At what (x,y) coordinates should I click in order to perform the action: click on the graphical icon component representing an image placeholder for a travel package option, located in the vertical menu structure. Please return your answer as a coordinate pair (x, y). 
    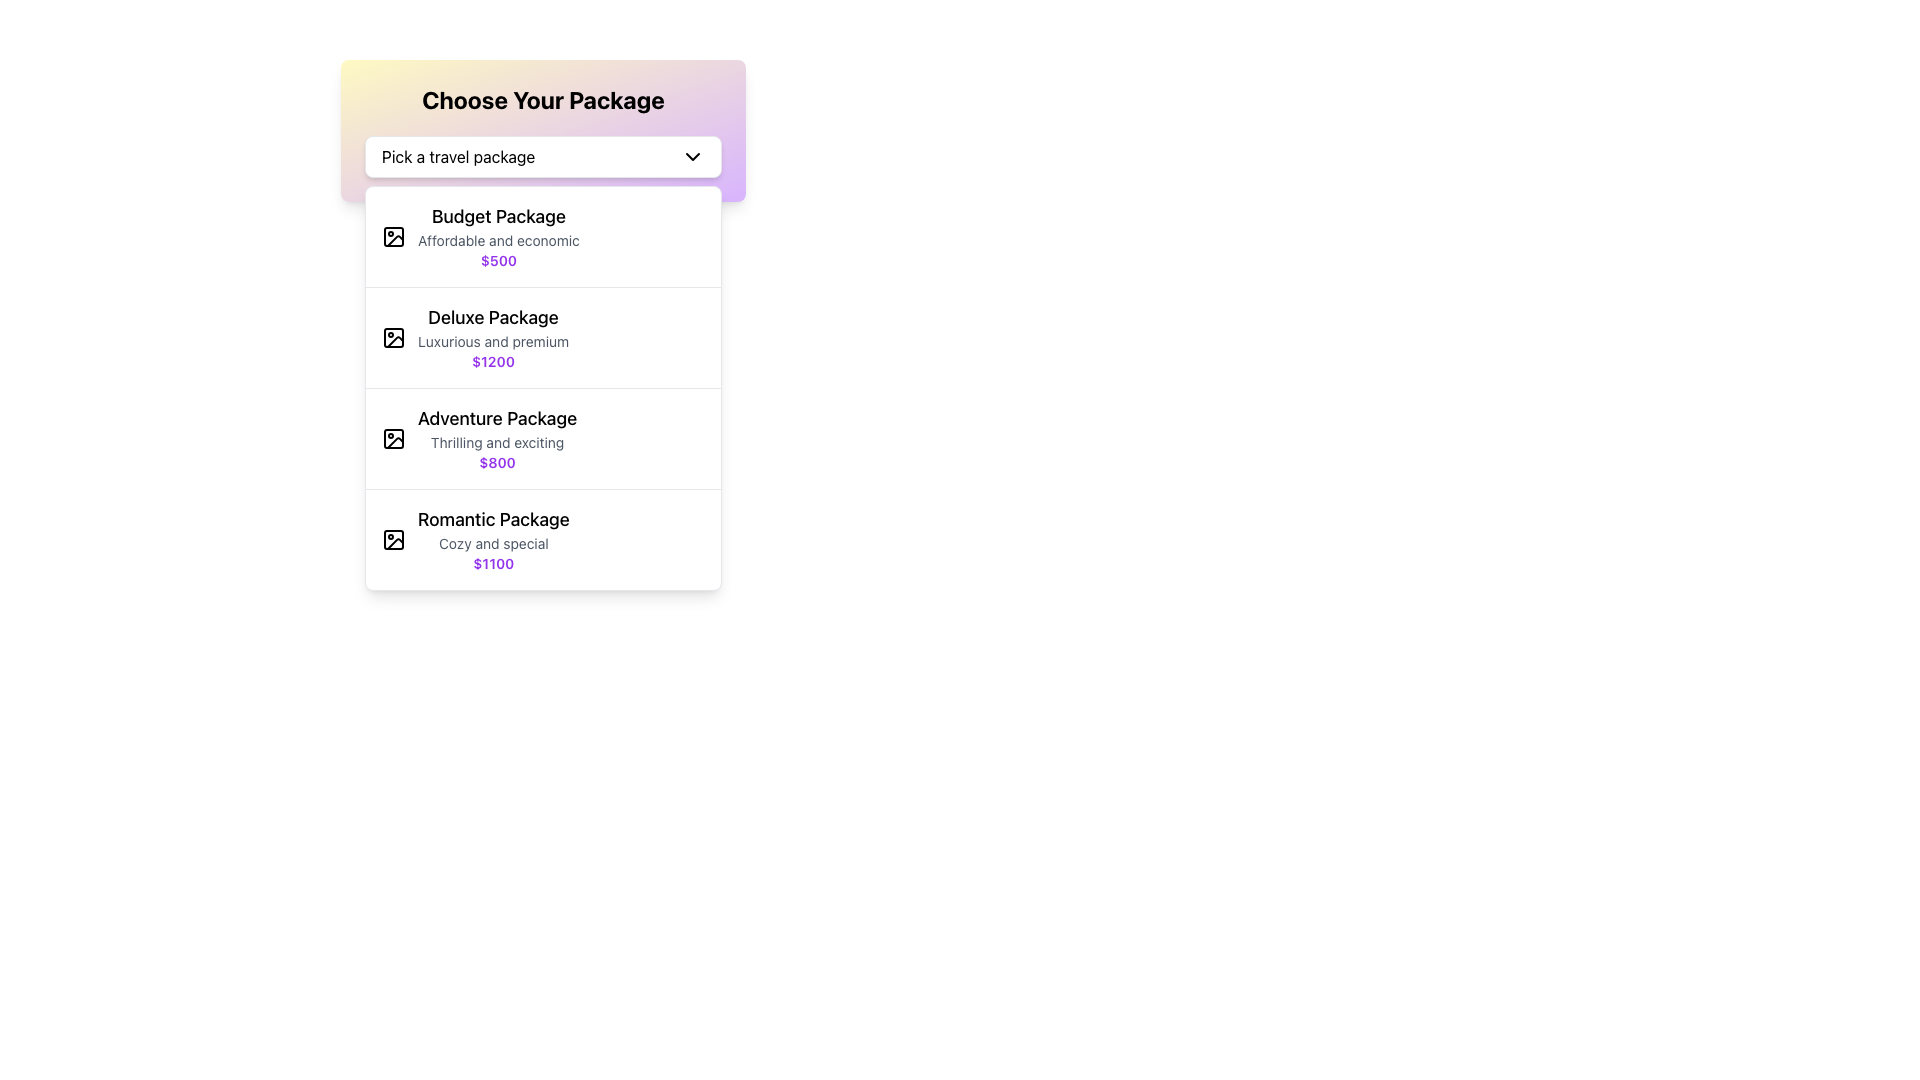
    Looking at the image, I should click on (395, 240).